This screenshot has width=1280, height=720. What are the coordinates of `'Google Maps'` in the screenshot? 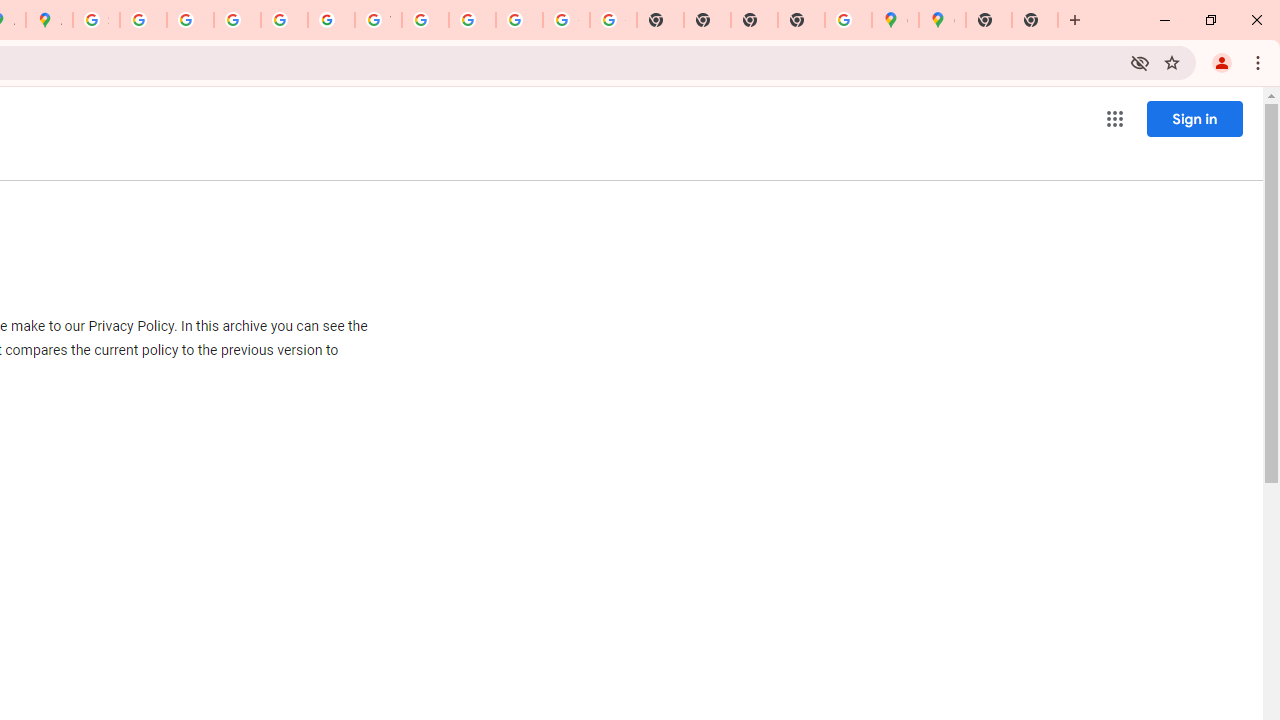 It's located at (894, 20).